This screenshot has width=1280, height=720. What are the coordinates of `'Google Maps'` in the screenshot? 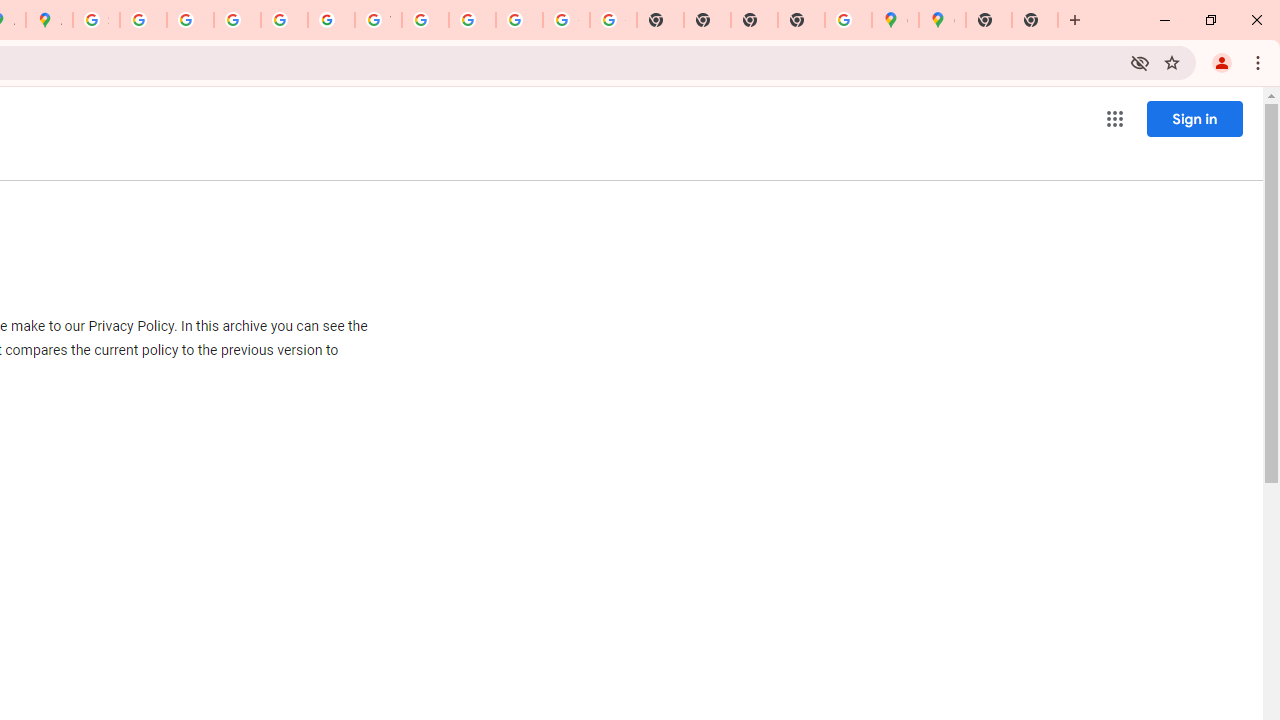 It's located at (894, 20).